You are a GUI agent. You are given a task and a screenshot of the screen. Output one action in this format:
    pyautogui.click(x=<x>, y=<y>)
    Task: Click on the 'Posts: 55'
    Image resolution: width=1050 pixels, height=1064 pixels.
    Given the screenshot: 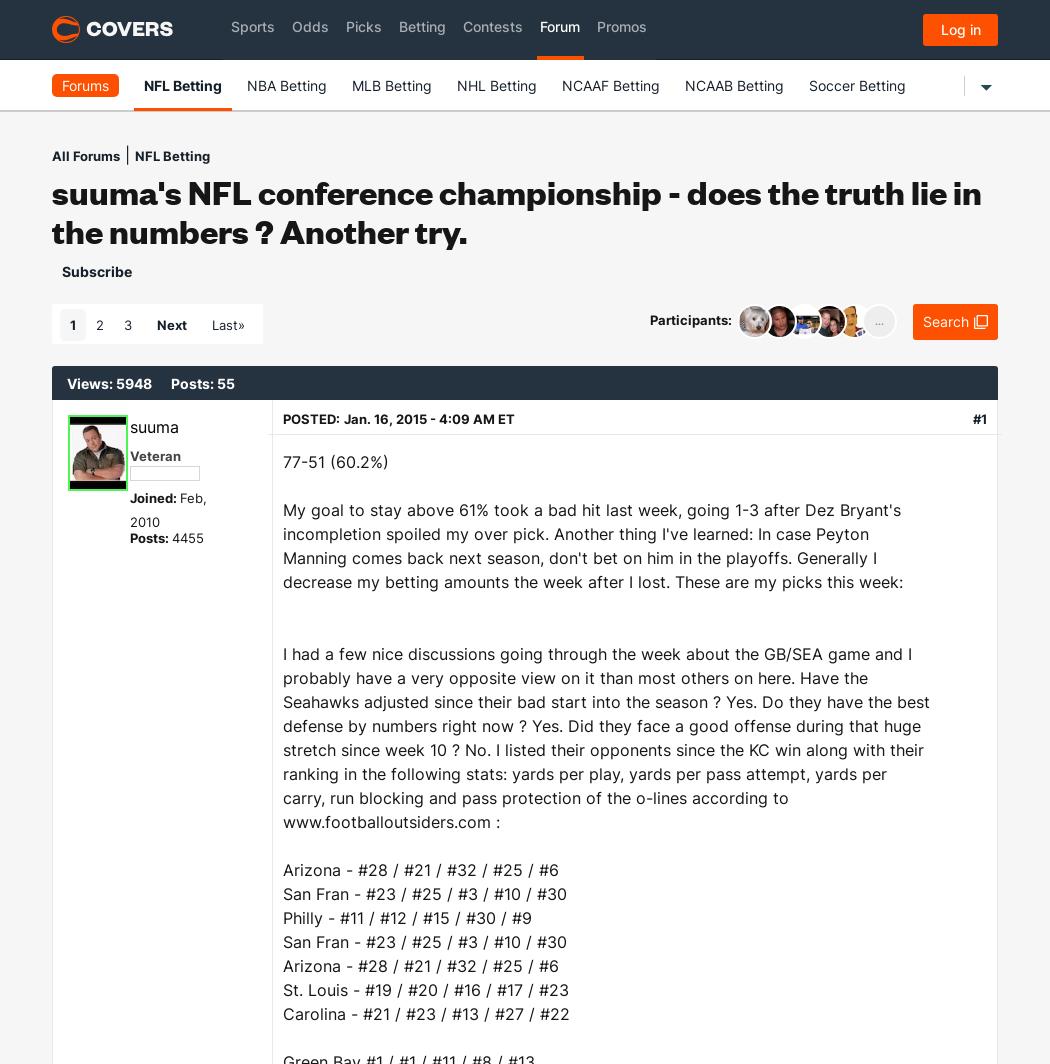 What is the action you would take?
    pyautogui.click(x=201, y=382)
    